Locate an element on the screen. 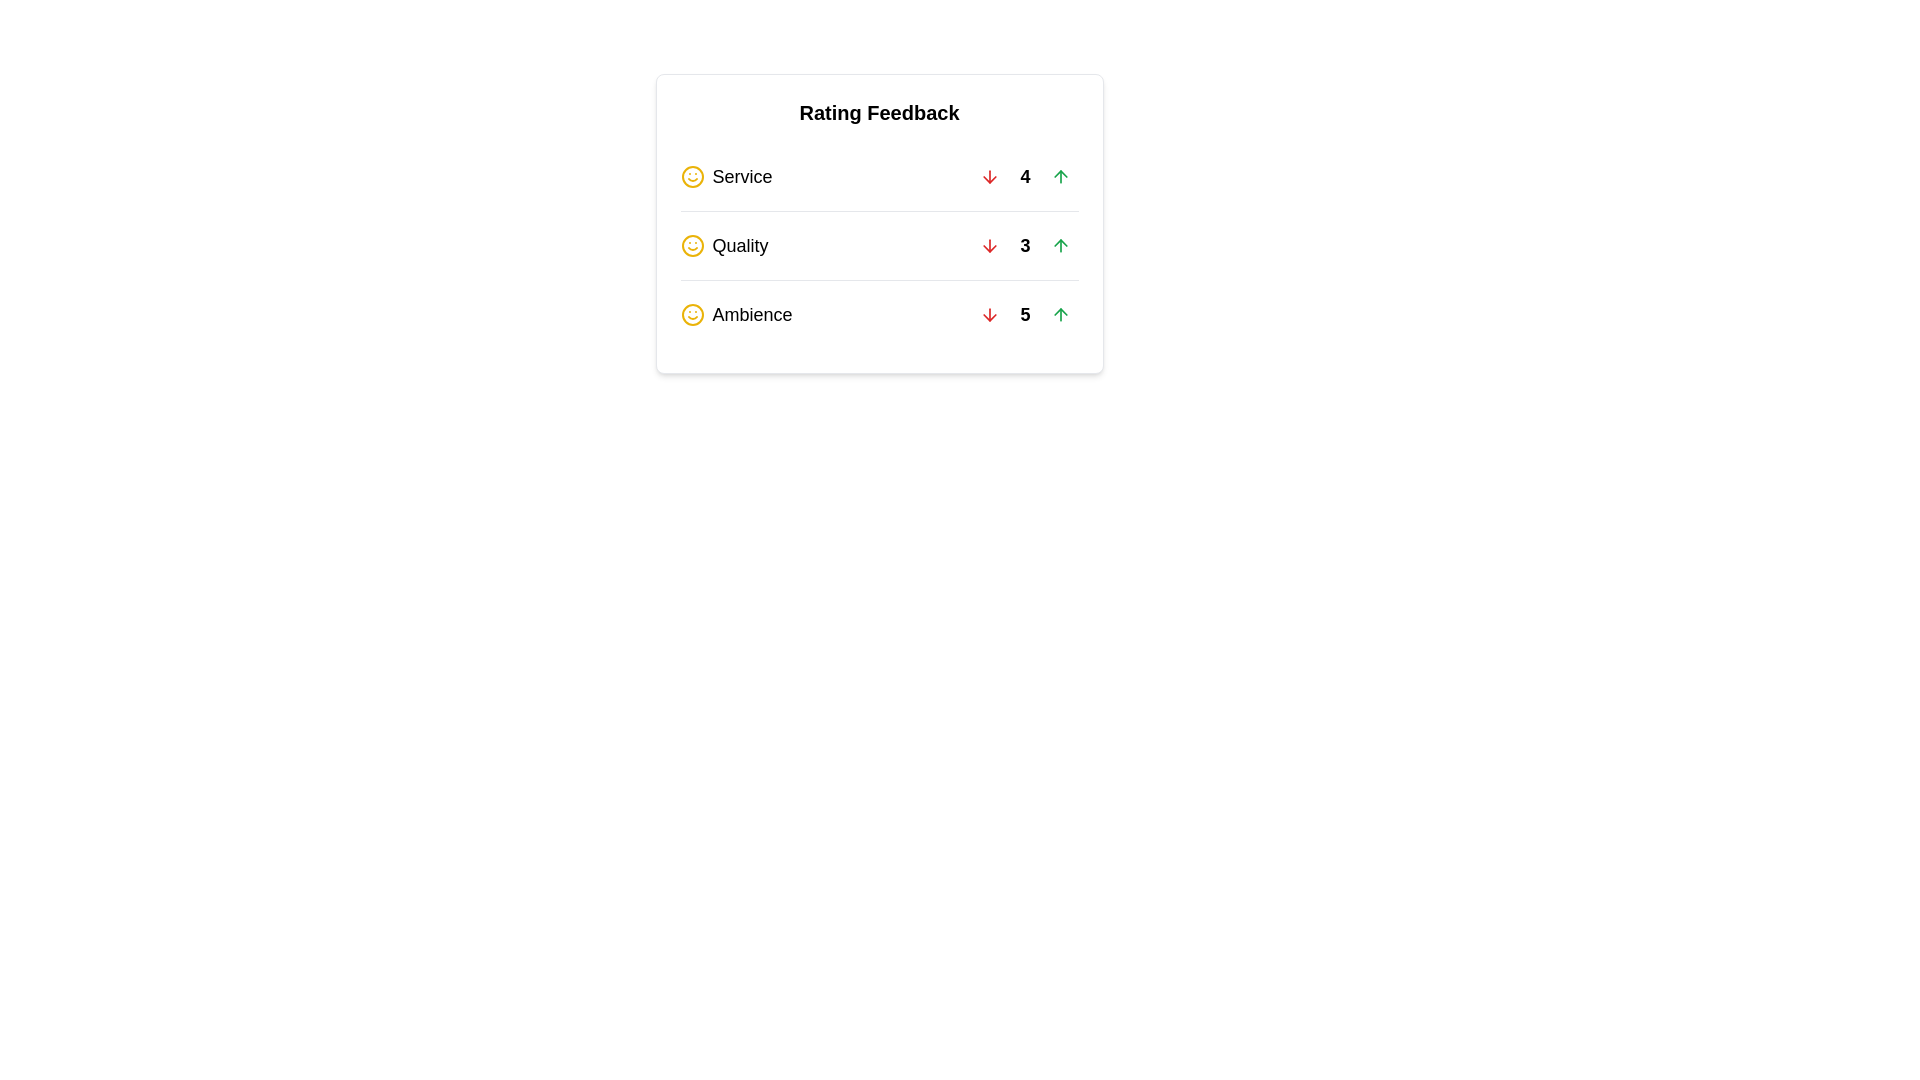  the static text heading that reads 'Rating Feedback', which is a bold large text located at the top of a feedback rating card is located at coordinates (879, 112).